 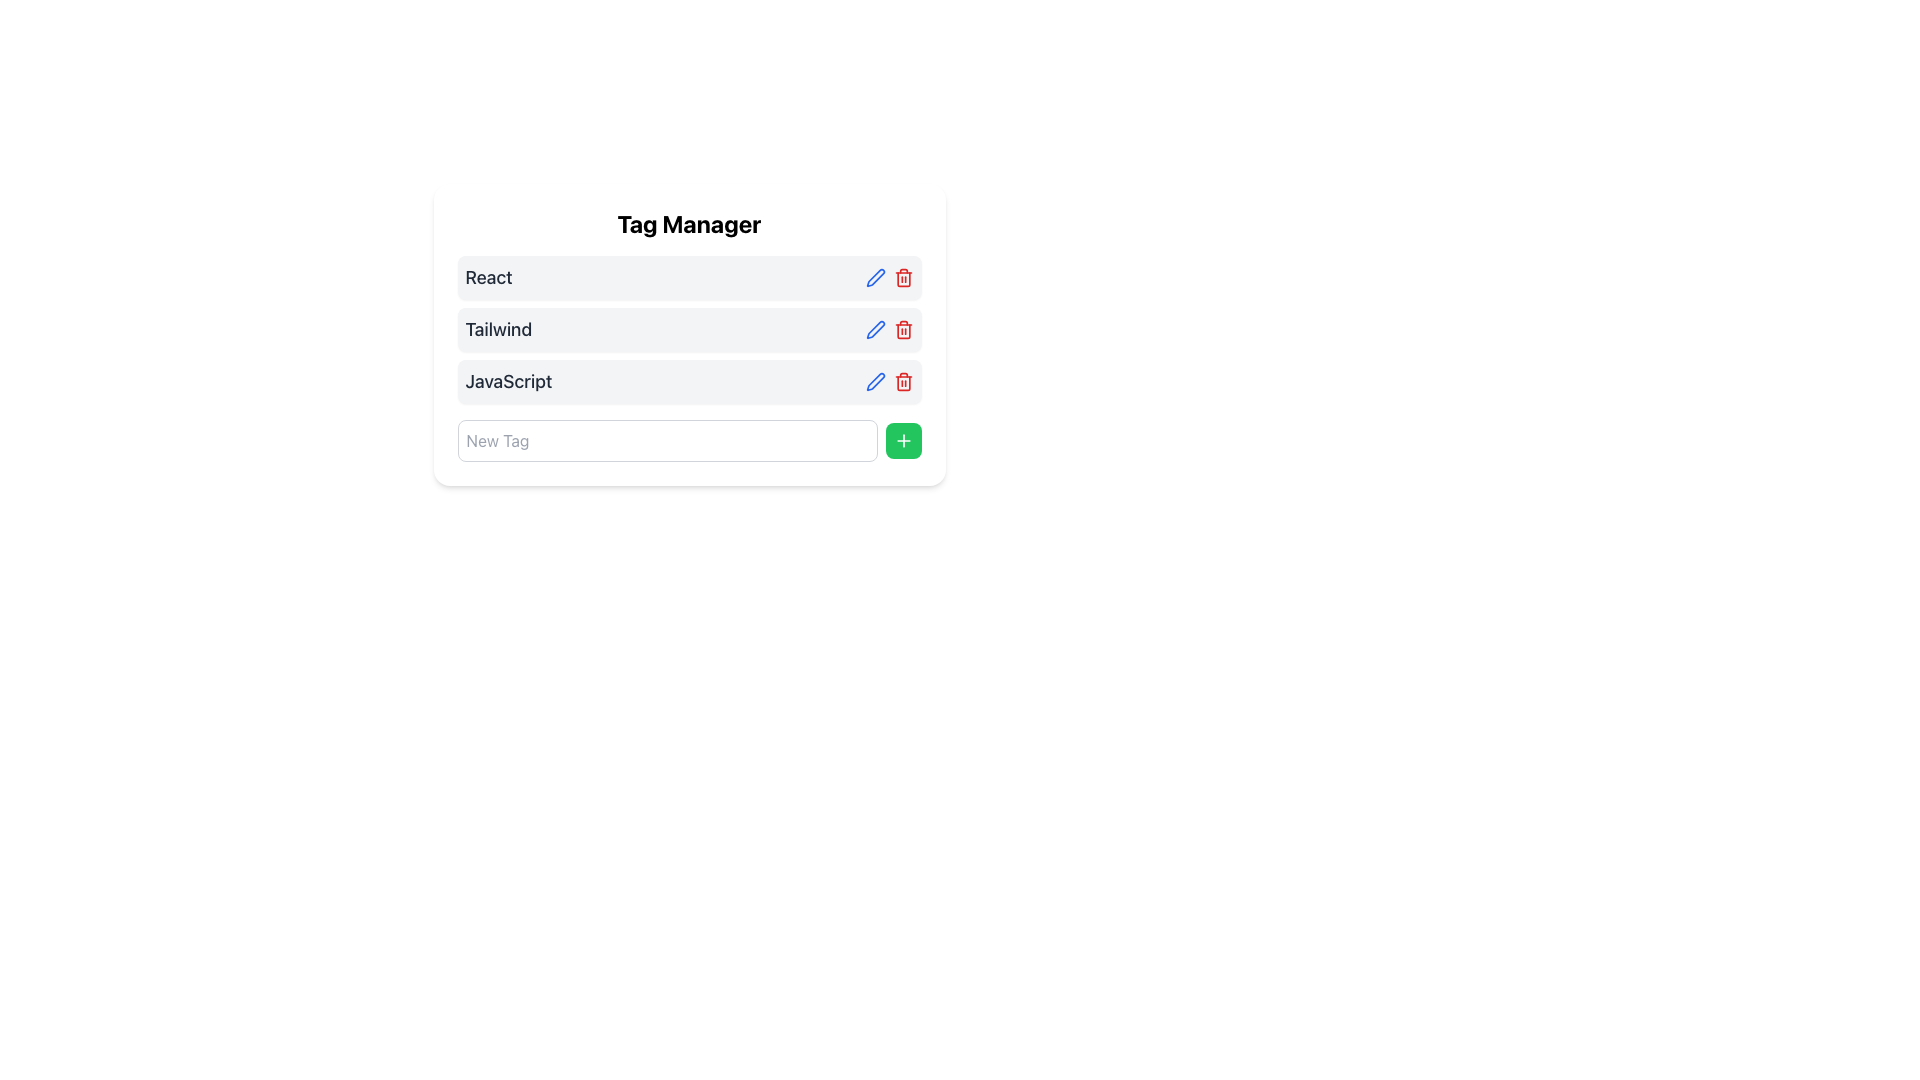 I want to click on the edit icon for the 'Tailwind' tag, located in the Tag Manager area, so click(x=875, y=381).